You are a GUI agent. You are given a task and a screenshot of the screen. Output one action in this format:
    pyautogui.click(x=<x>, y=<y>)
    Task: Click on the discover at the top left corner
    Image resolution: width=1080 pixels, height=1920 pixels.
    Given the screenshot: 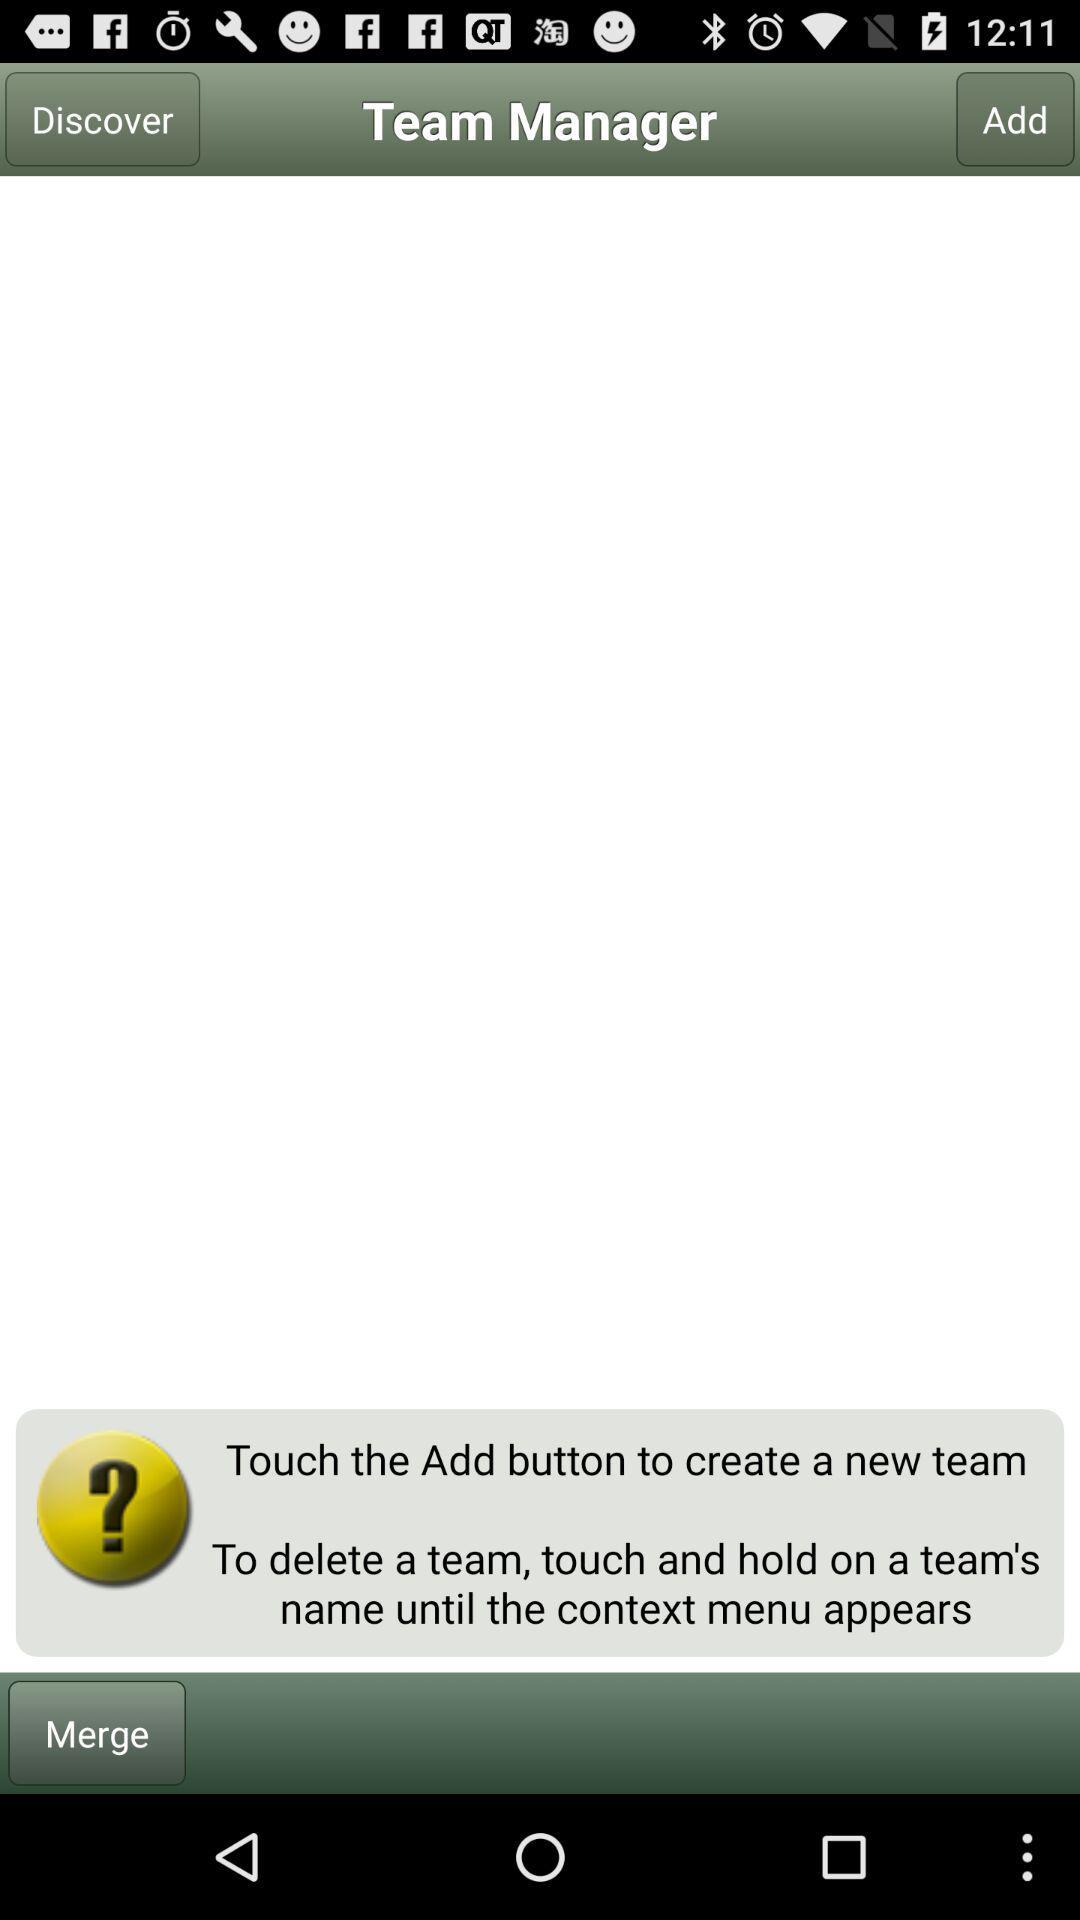 What is the action you would take?
    pyautogui.click(x=102, y=118)
    